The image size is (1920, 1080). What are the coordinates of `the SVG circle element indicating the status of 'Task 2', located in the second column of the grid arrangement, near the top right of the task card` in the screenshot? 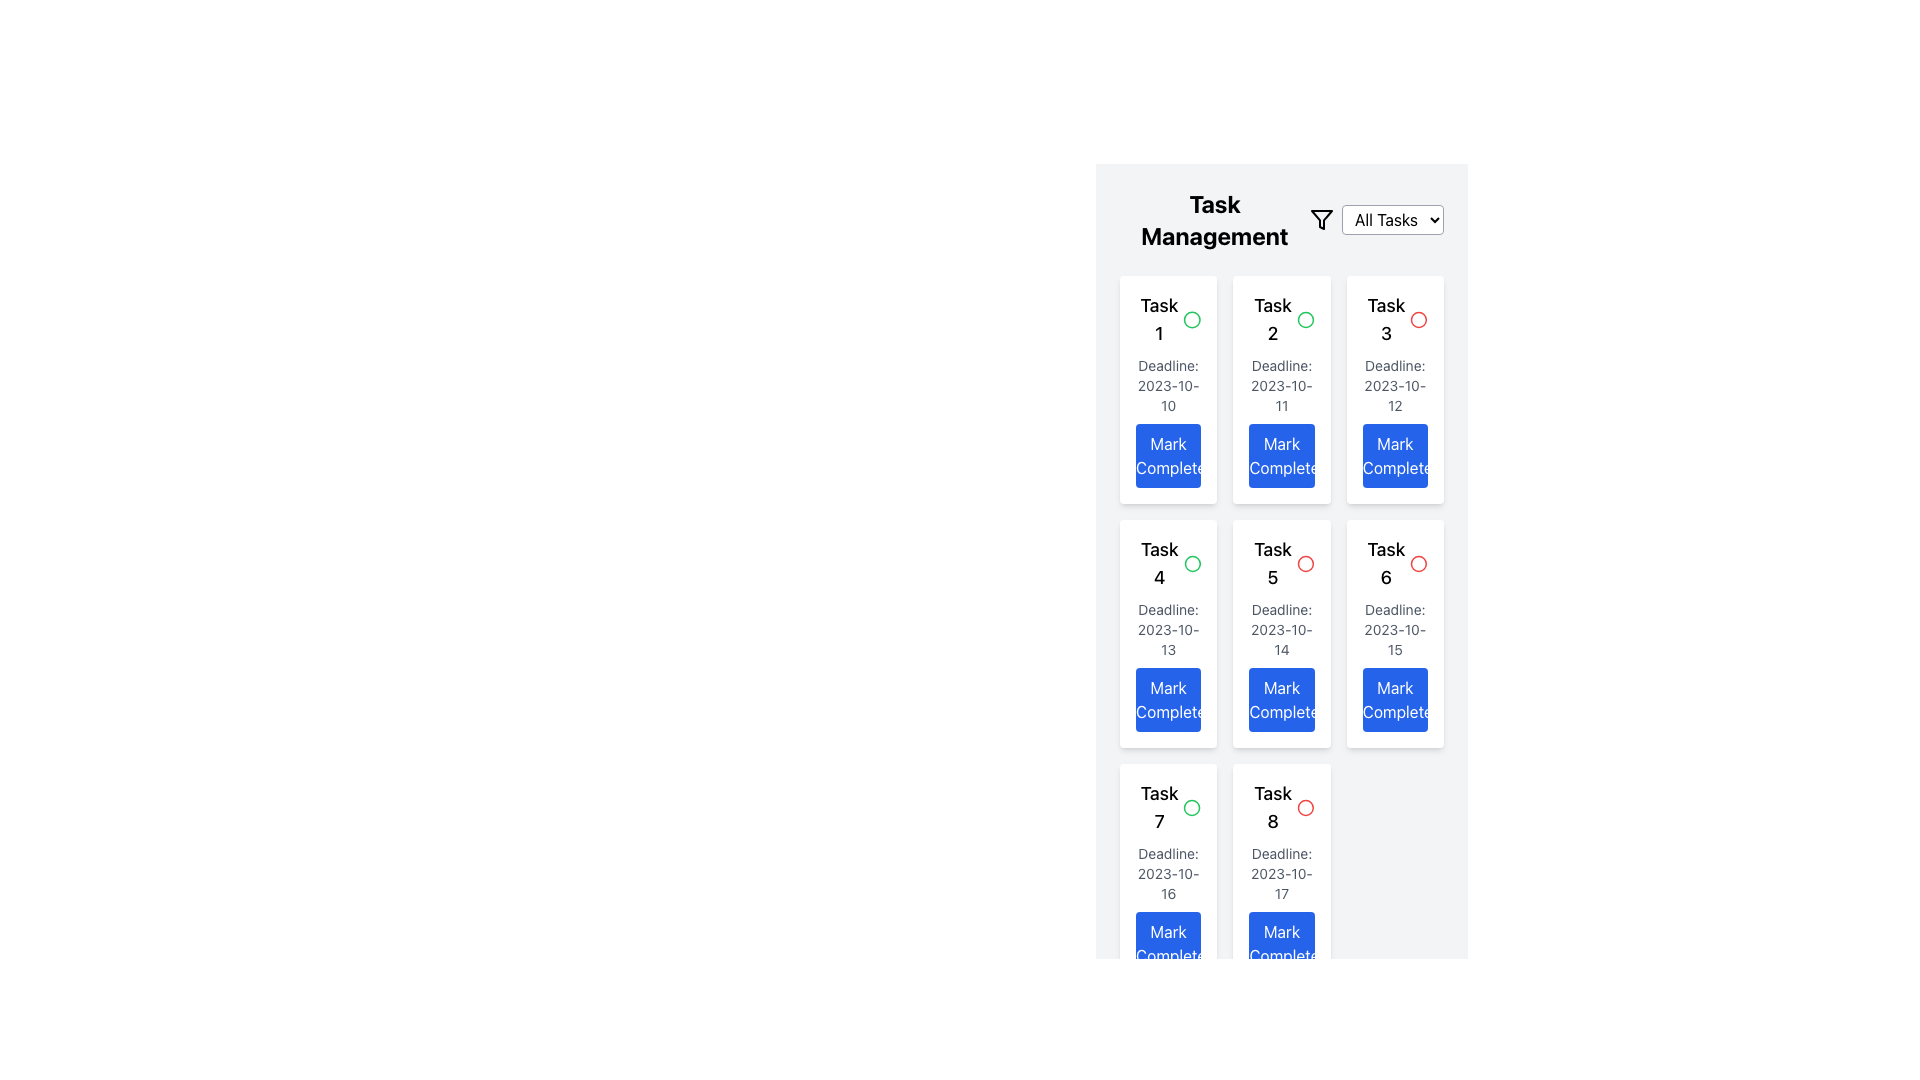 It's located at (1192, 806).